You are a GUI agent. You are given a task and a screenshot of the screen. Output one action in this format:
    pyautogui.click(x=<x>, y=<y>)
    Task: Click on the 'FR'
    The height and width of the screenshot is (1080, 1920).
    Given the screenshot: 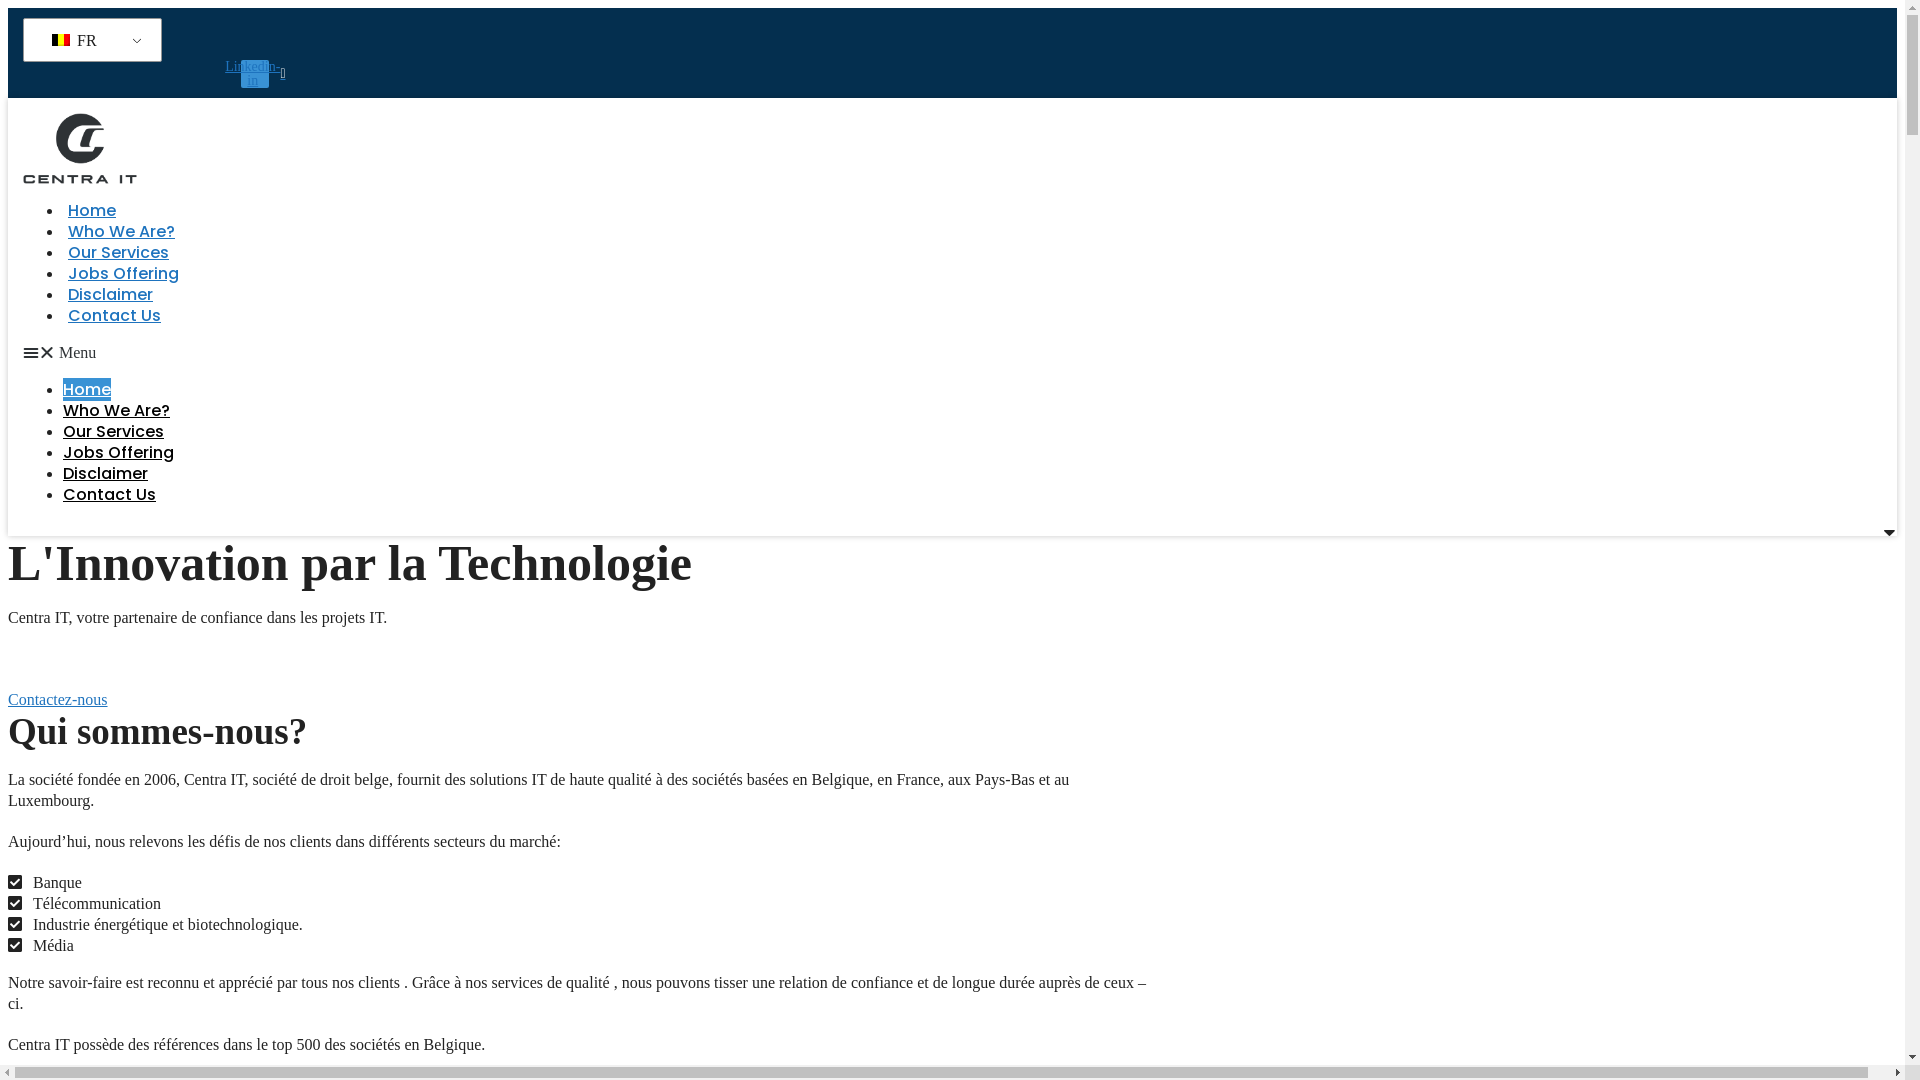 What is the action you would take?
    pyautogui.click(x=88, y=40)
    